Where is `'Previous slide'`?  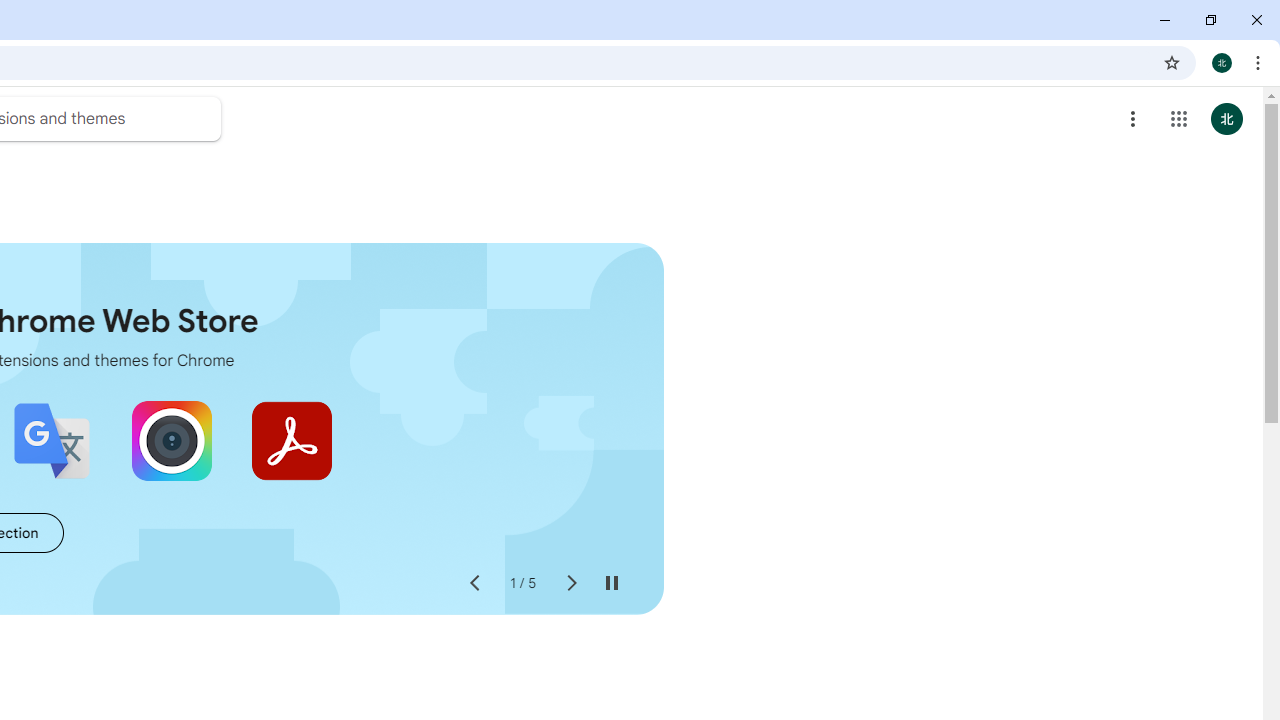
'Previous slide' is located at coordinates (473, 583).